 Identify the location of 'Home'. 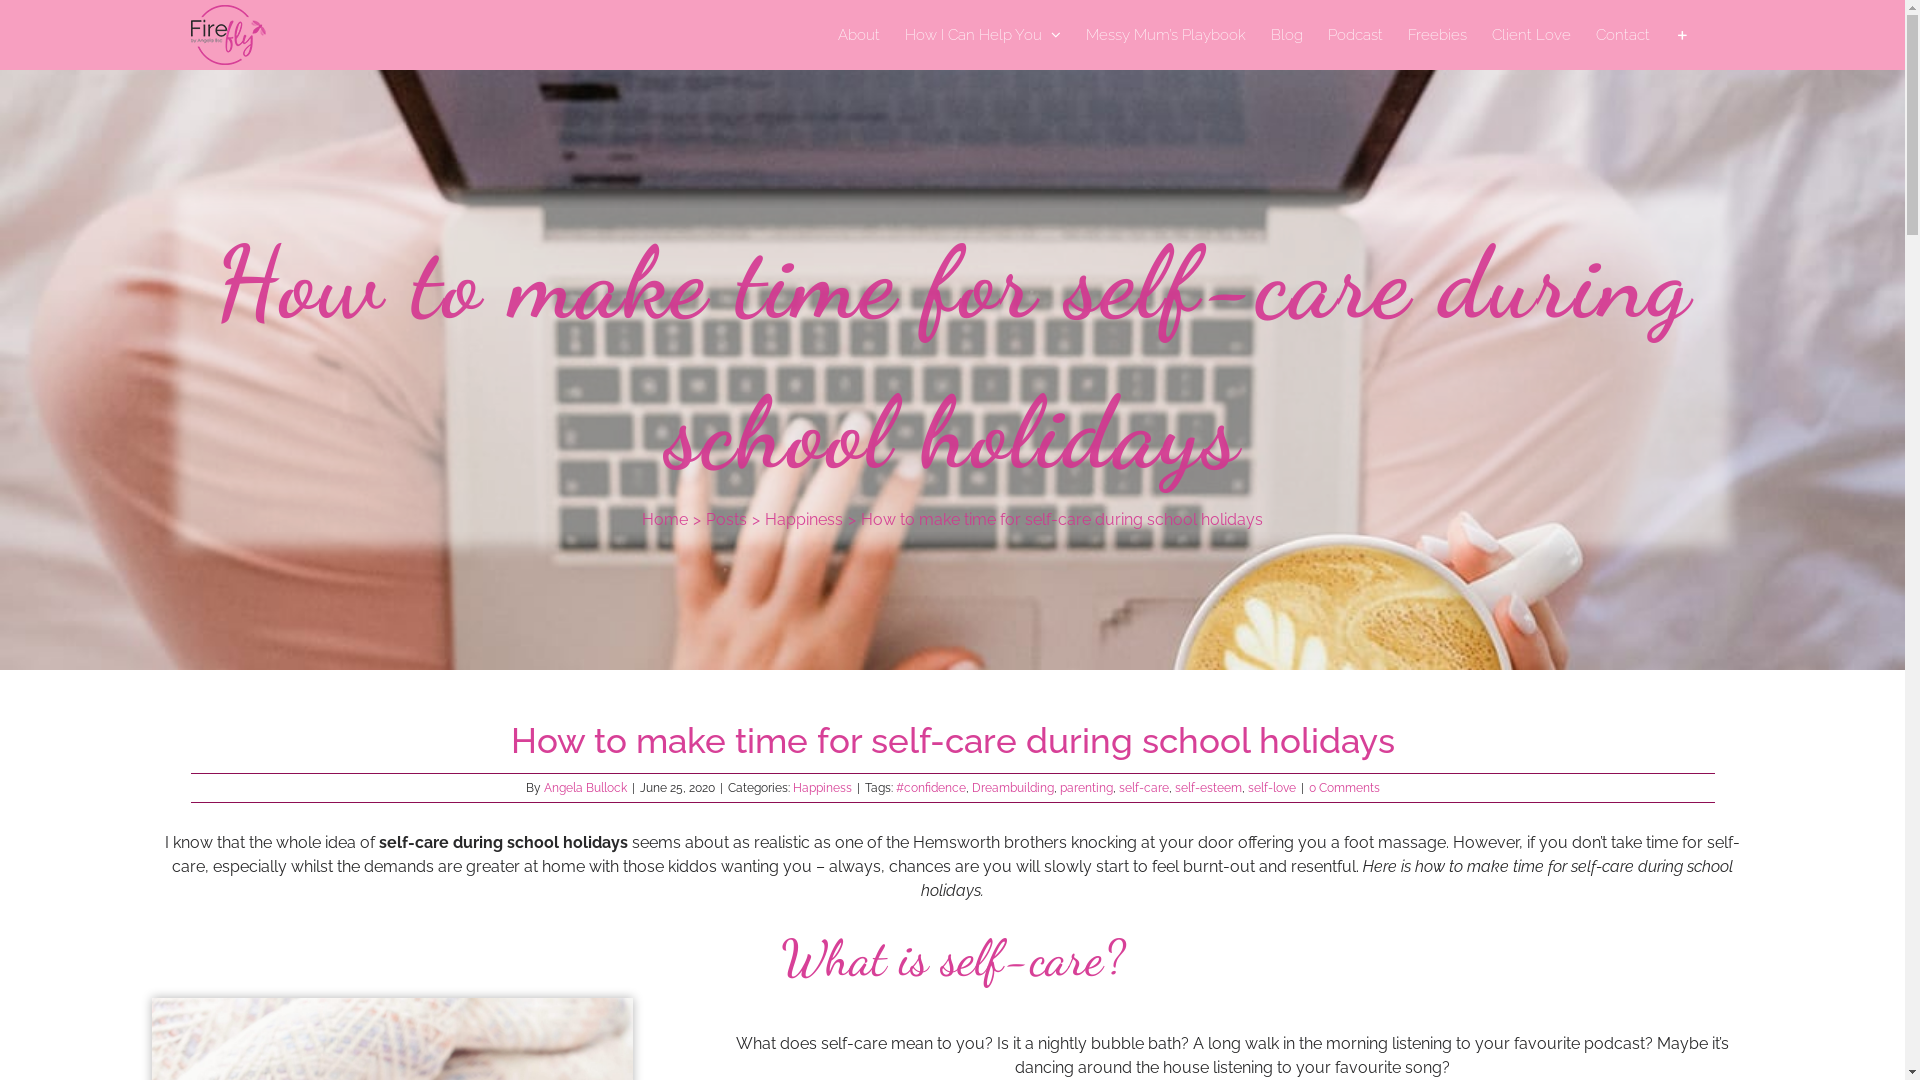
(665, 518).